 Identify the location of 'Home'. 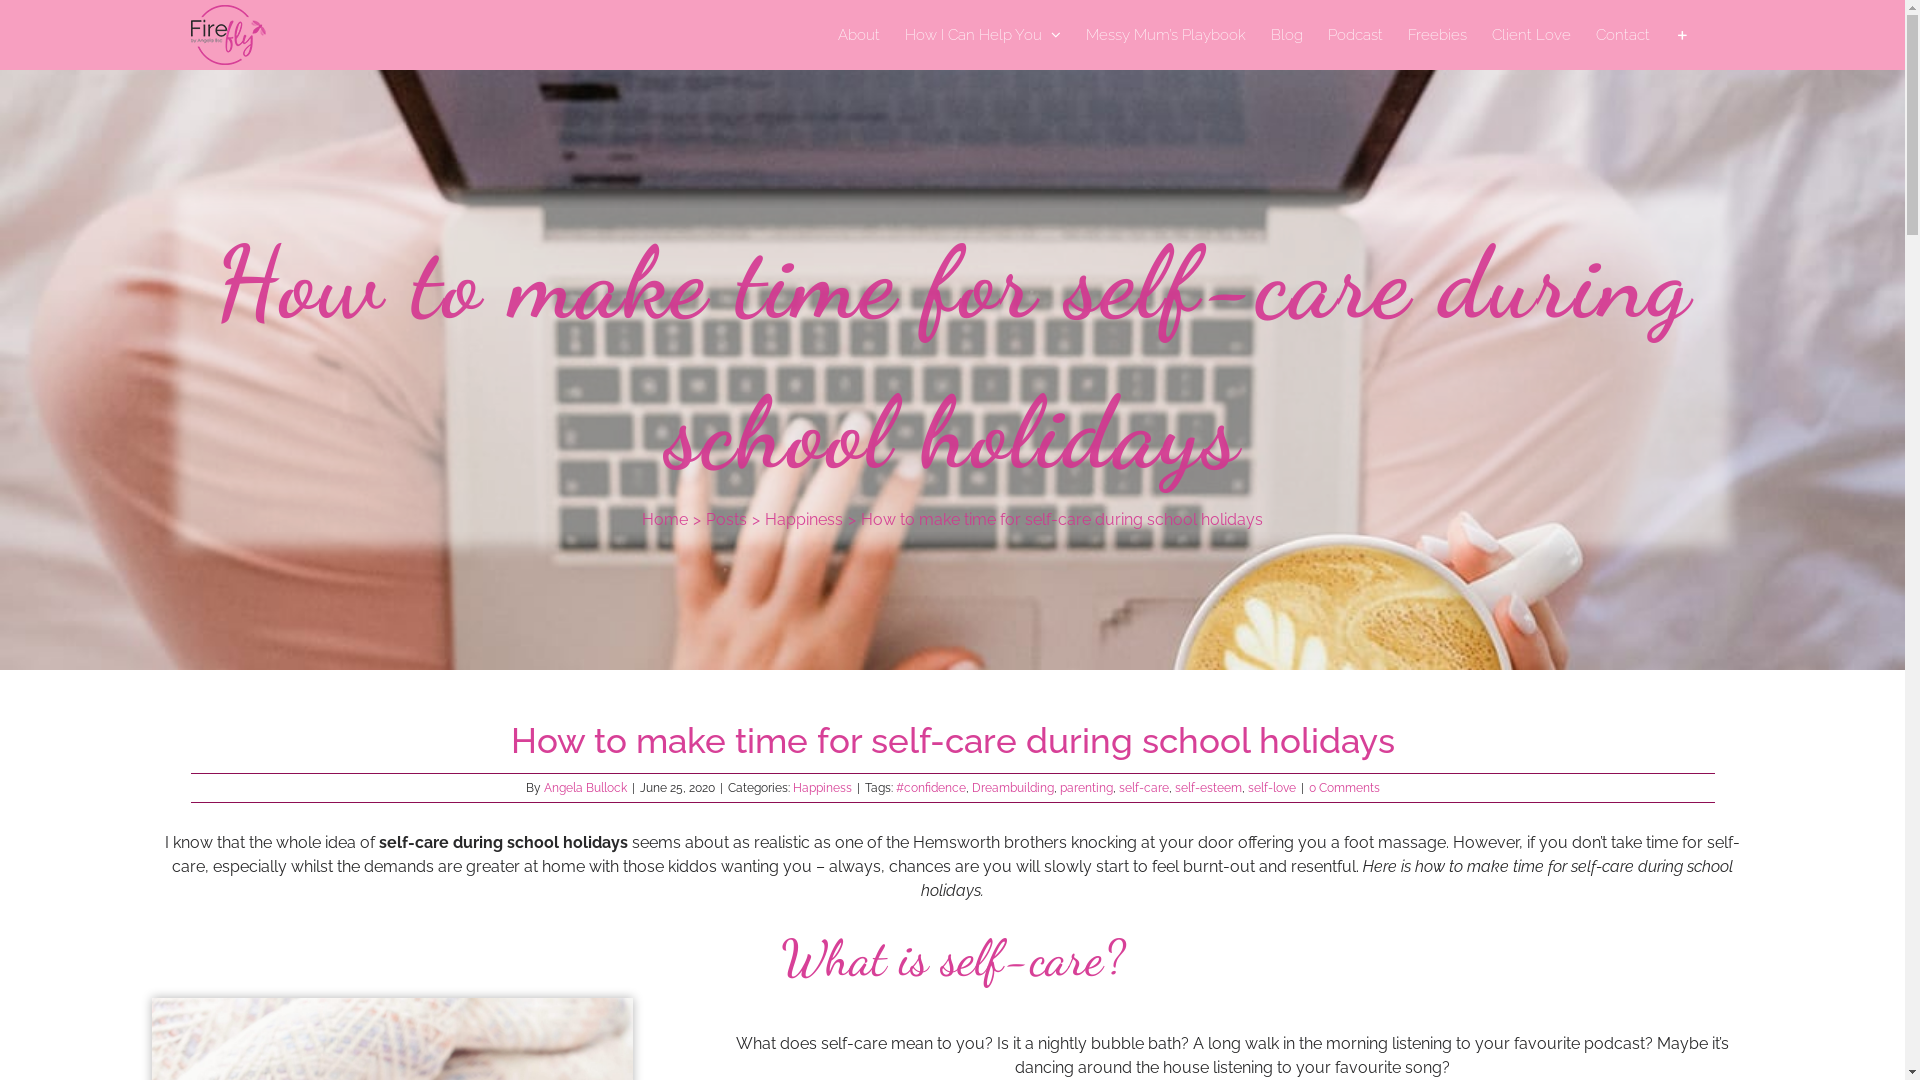
(665, 518).